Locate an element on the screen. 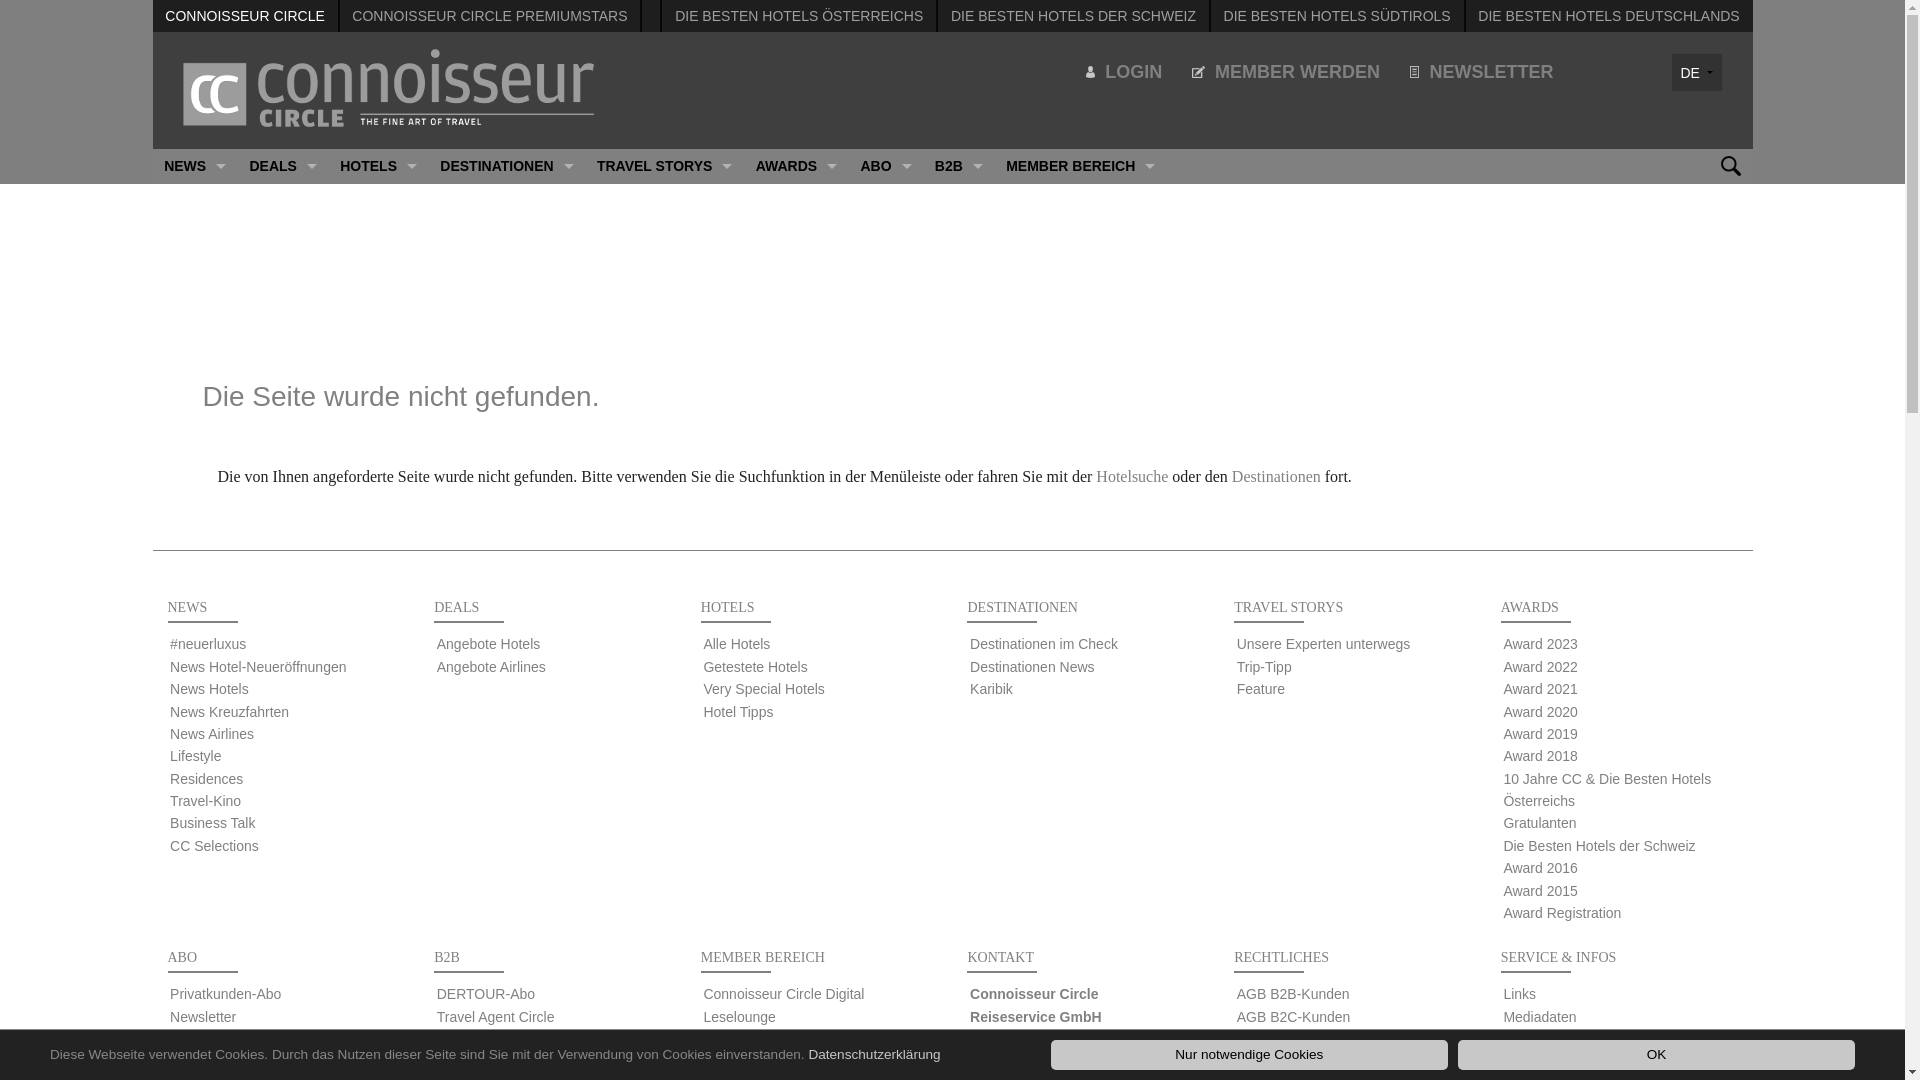 This screenshot has height=1080, width=1920. 'Residences' is located at coordinates (206, 778).